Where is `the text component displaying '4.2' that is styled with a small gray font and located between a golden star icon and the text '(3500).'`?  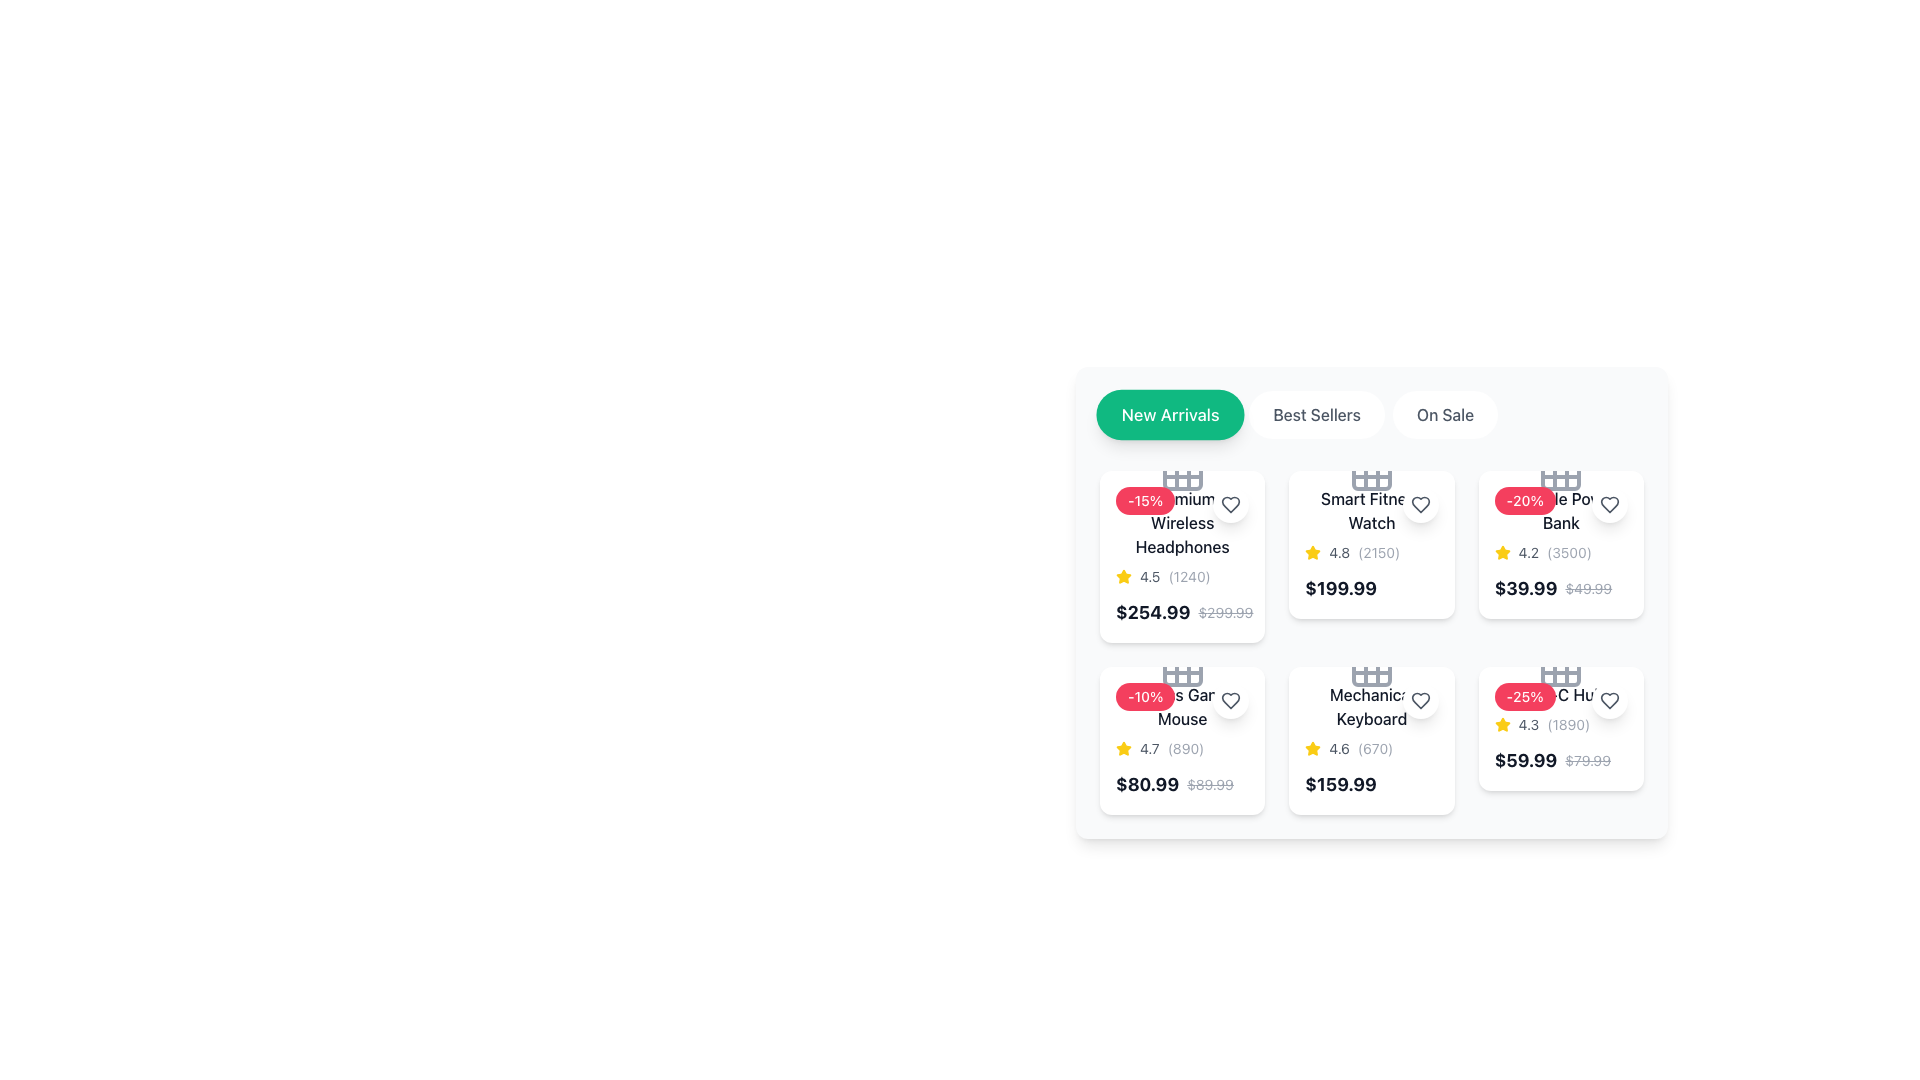 the text component displaying '4.2' that is styled with a small gray font and located between a golden star icon and the text '(3500).' is located at coordinates (1527, 552).